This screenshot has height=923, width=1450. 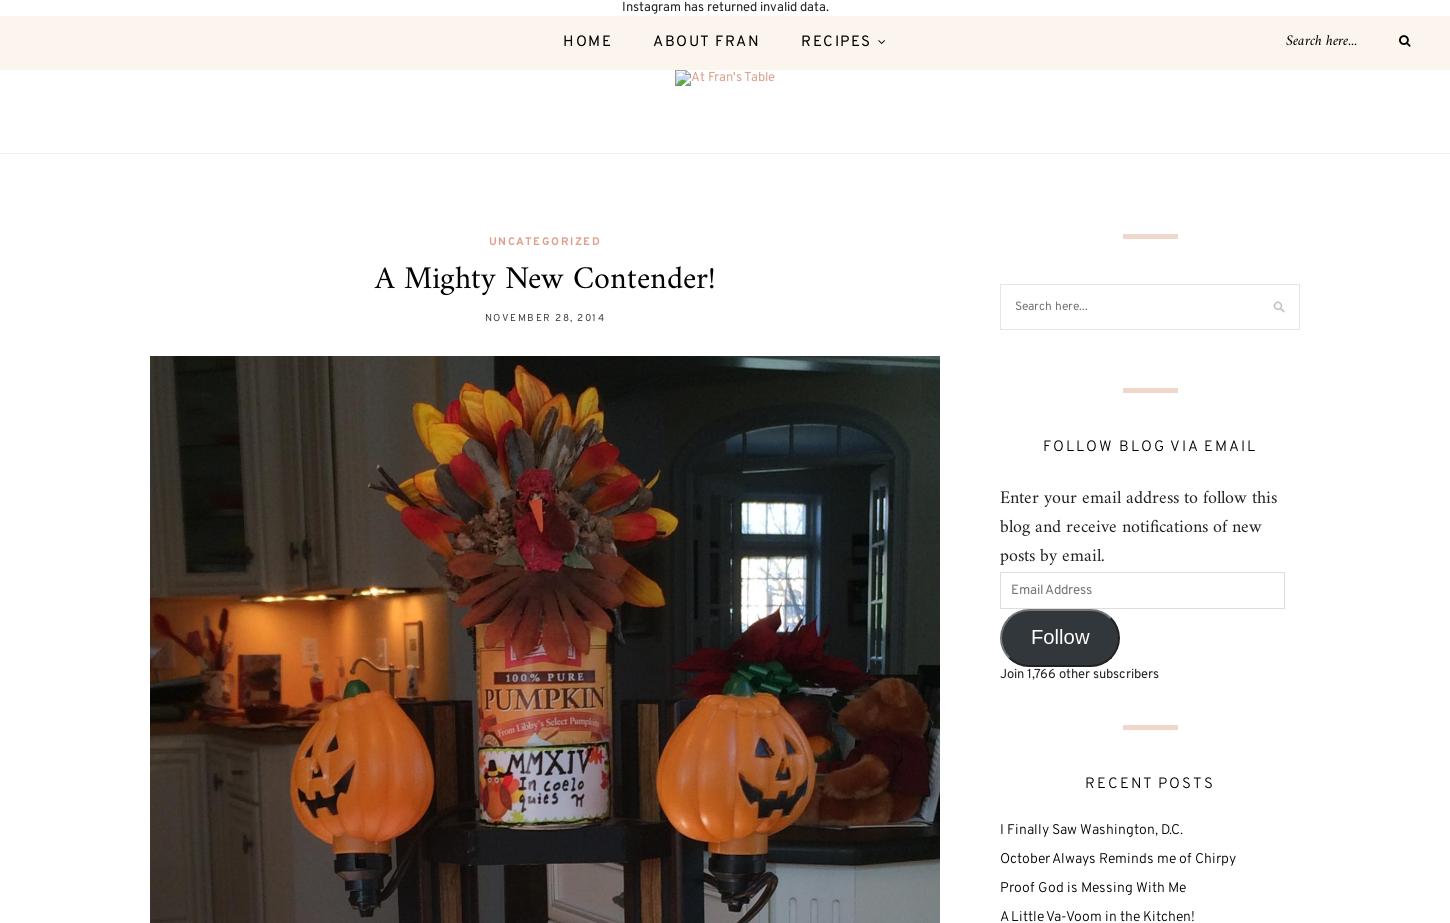 What do you see at coordinates (1148, 782) in the screenshot?
I see `'Recent Posts'` at bounding box center [1148, 782].